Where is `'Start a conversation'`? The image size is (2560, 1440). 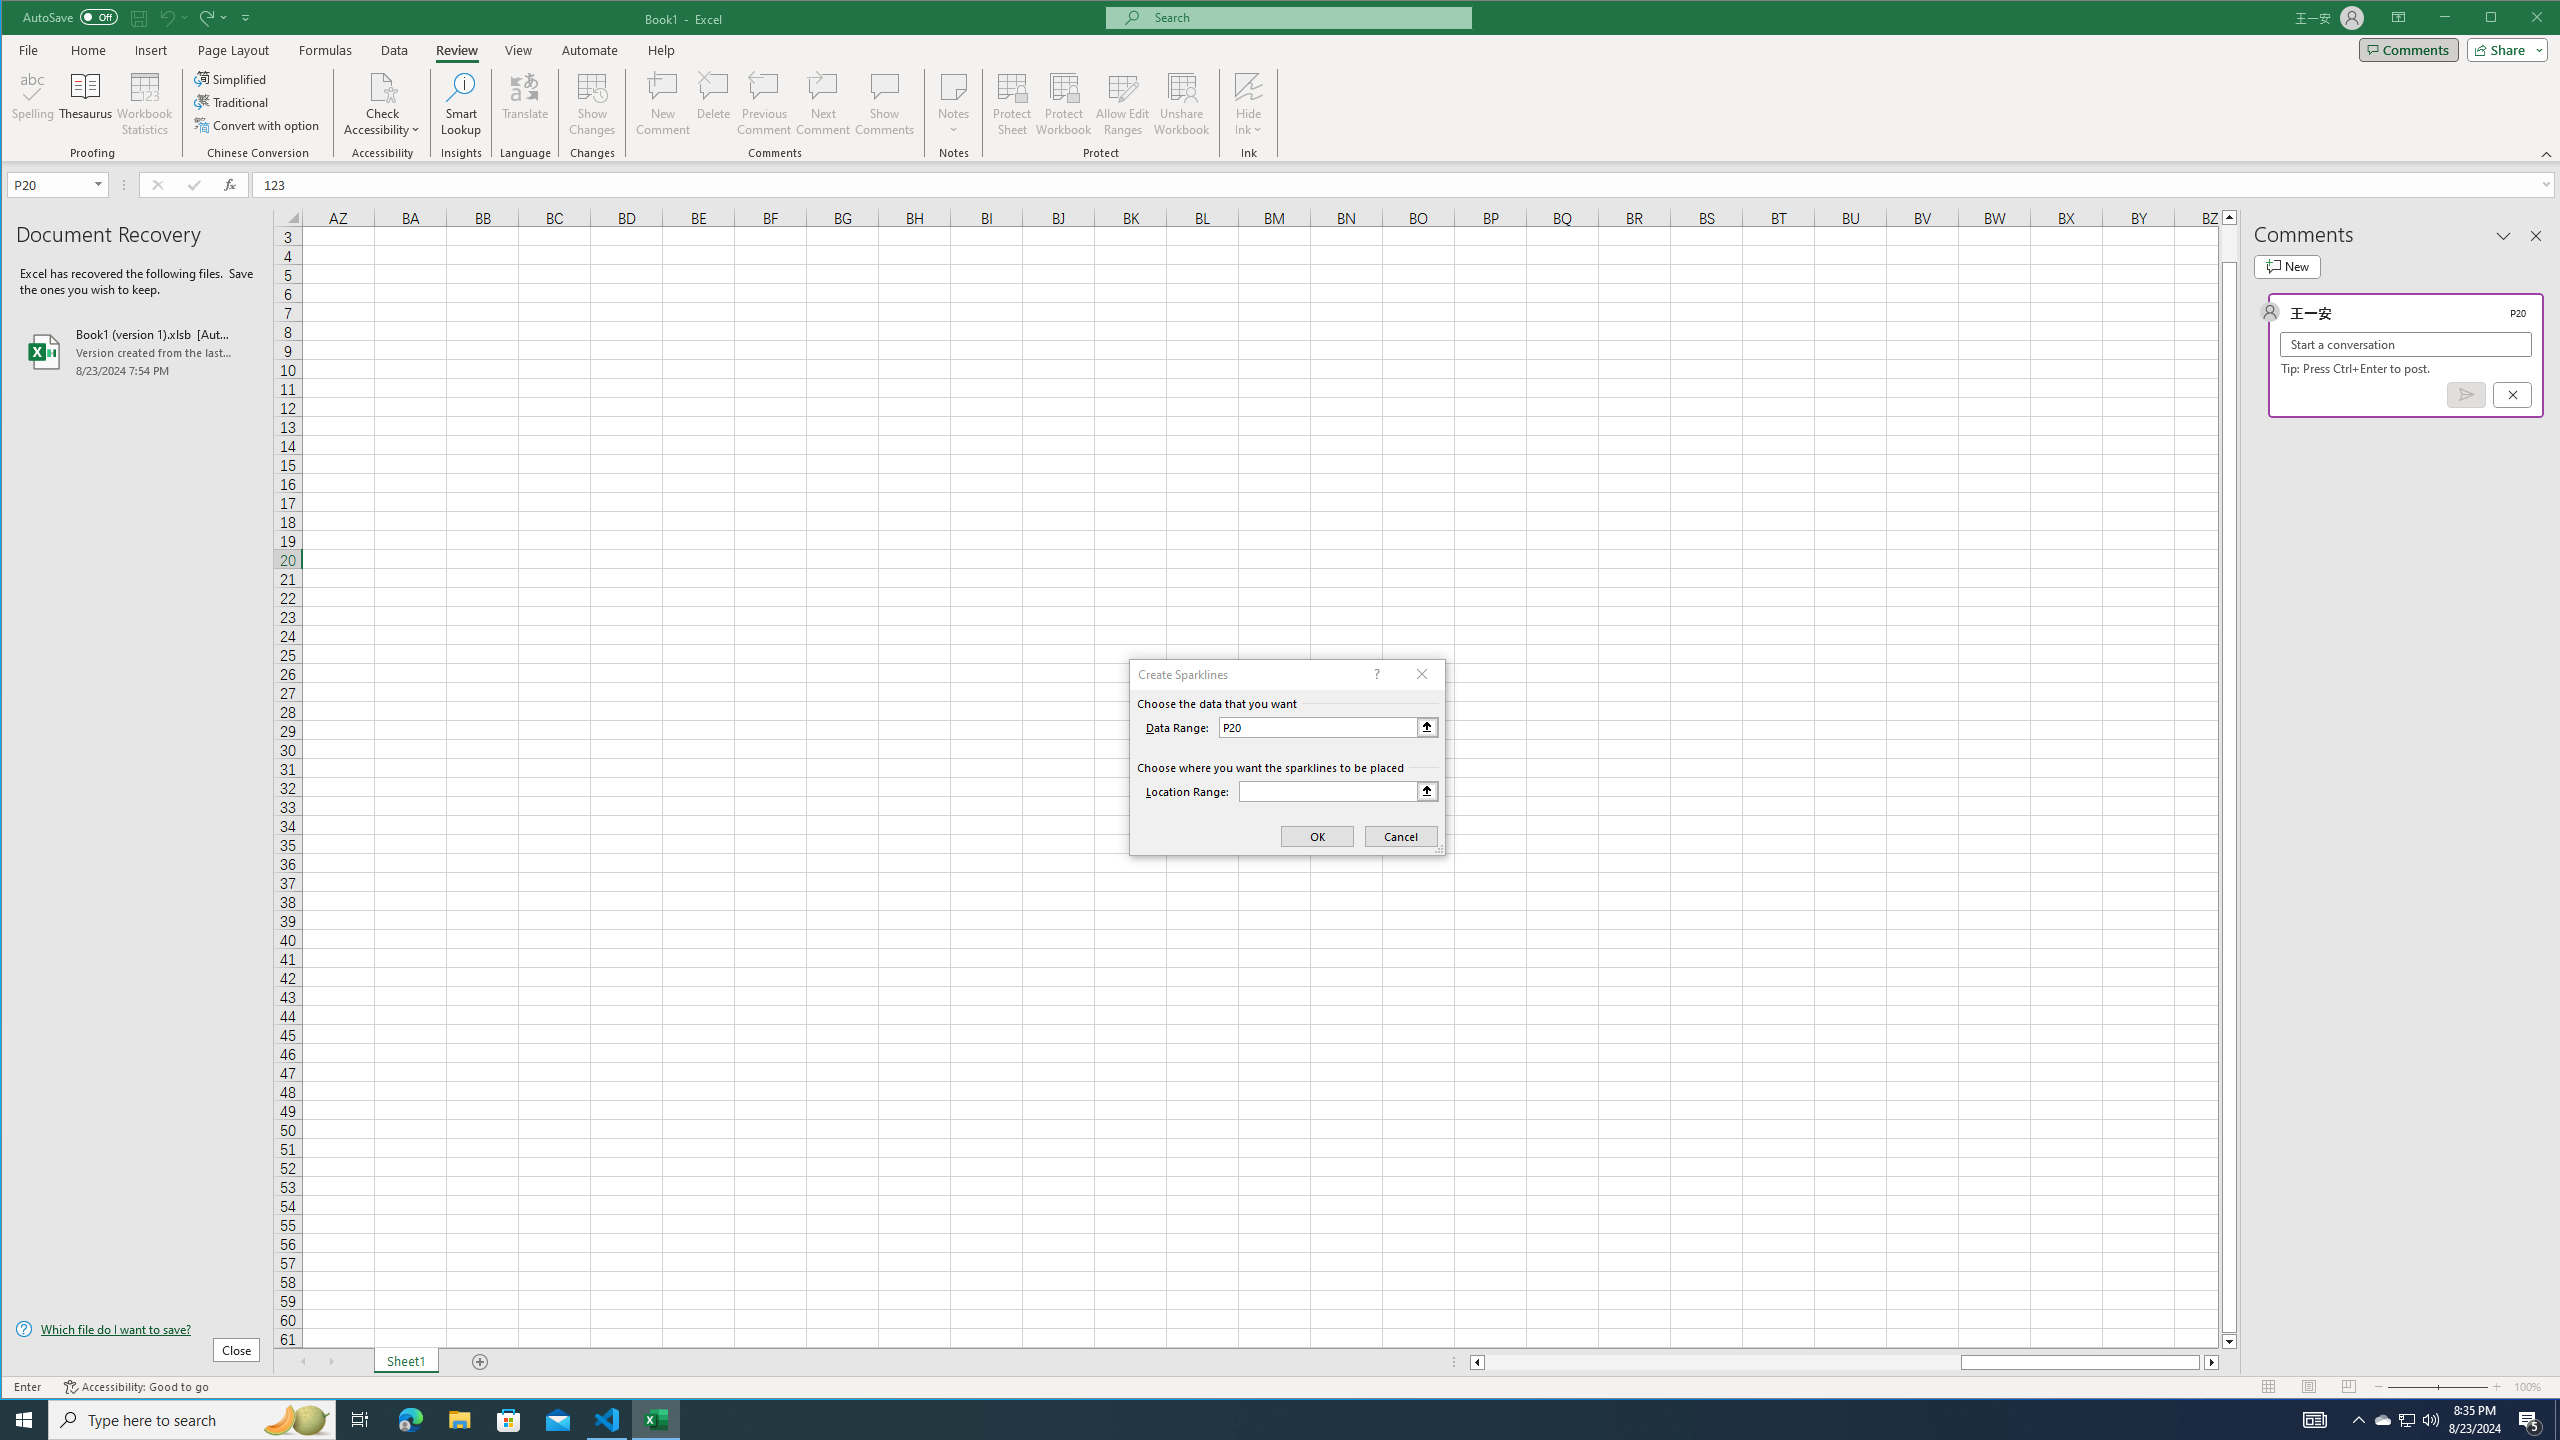
'Start a conversation' is located at coordinates (2405, 344).